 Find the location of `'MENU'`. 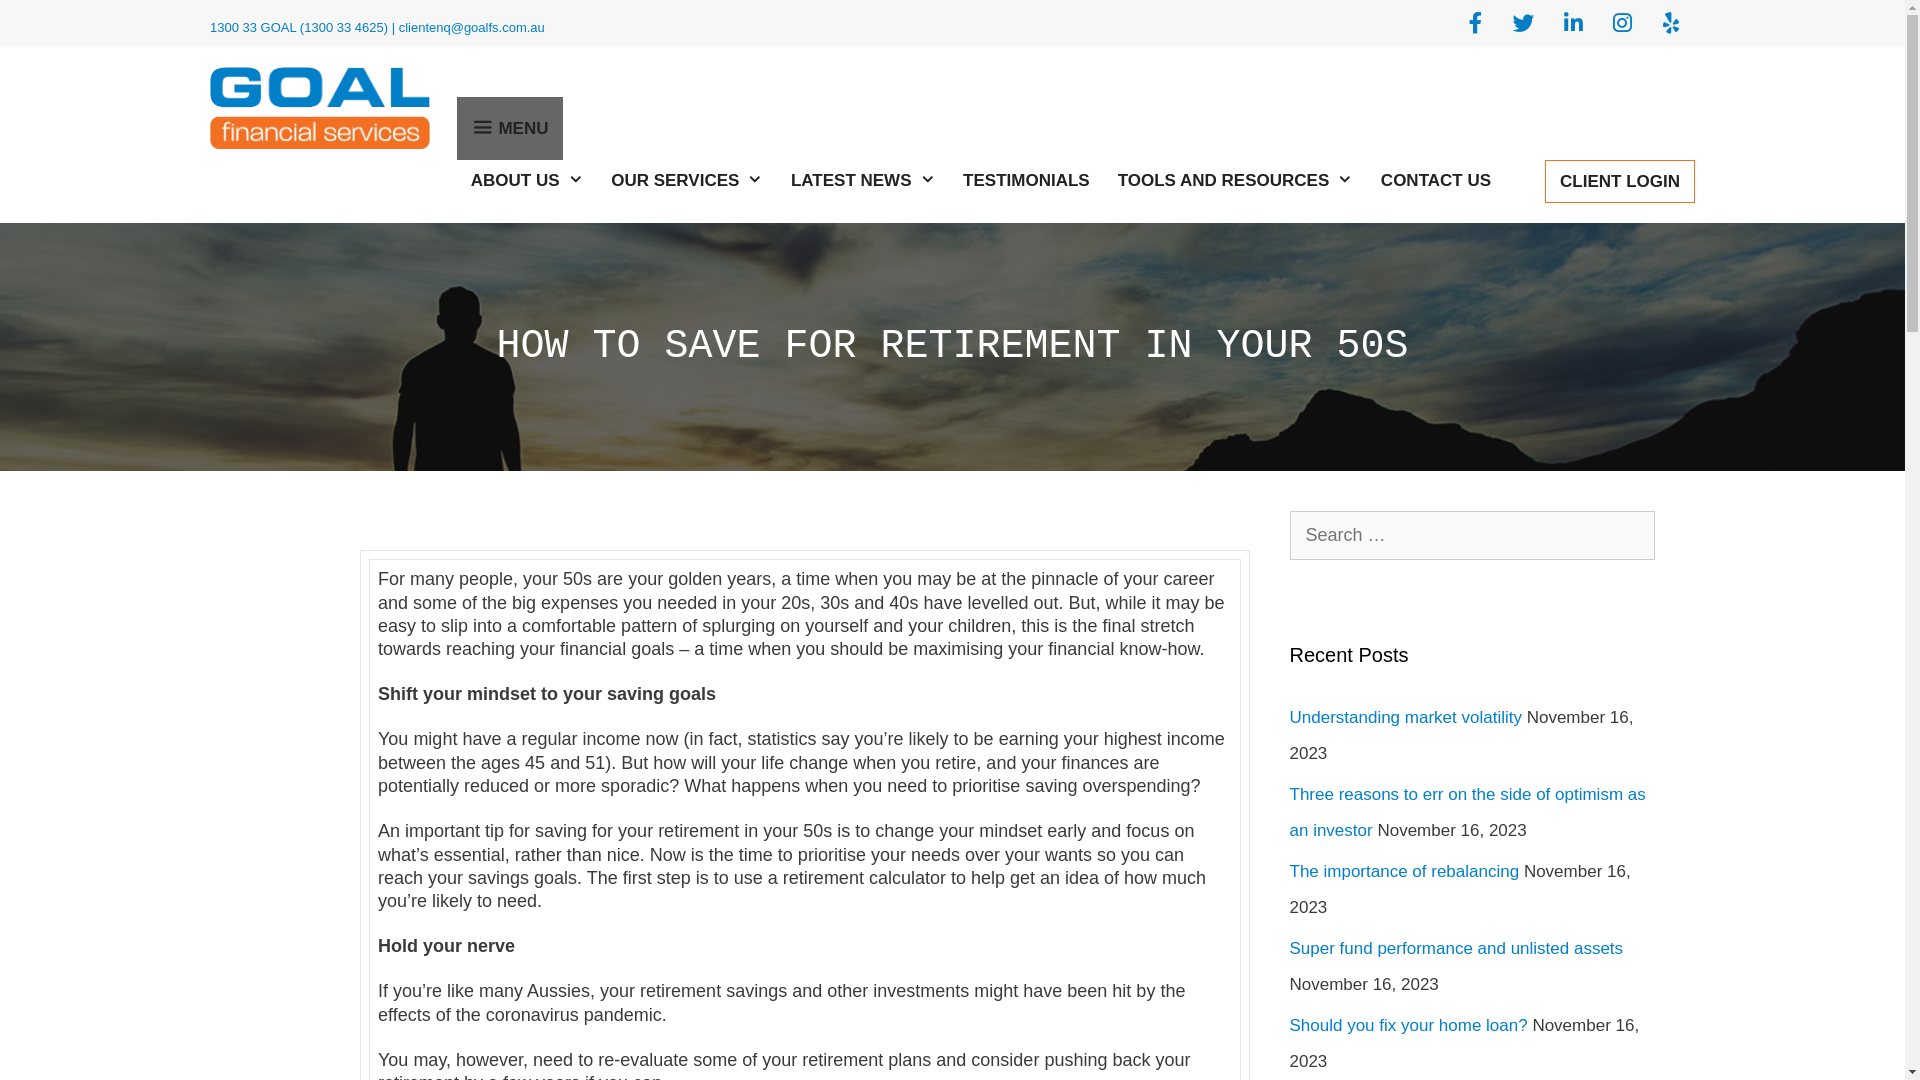

'MENU' is located at coordinates (510, 128).